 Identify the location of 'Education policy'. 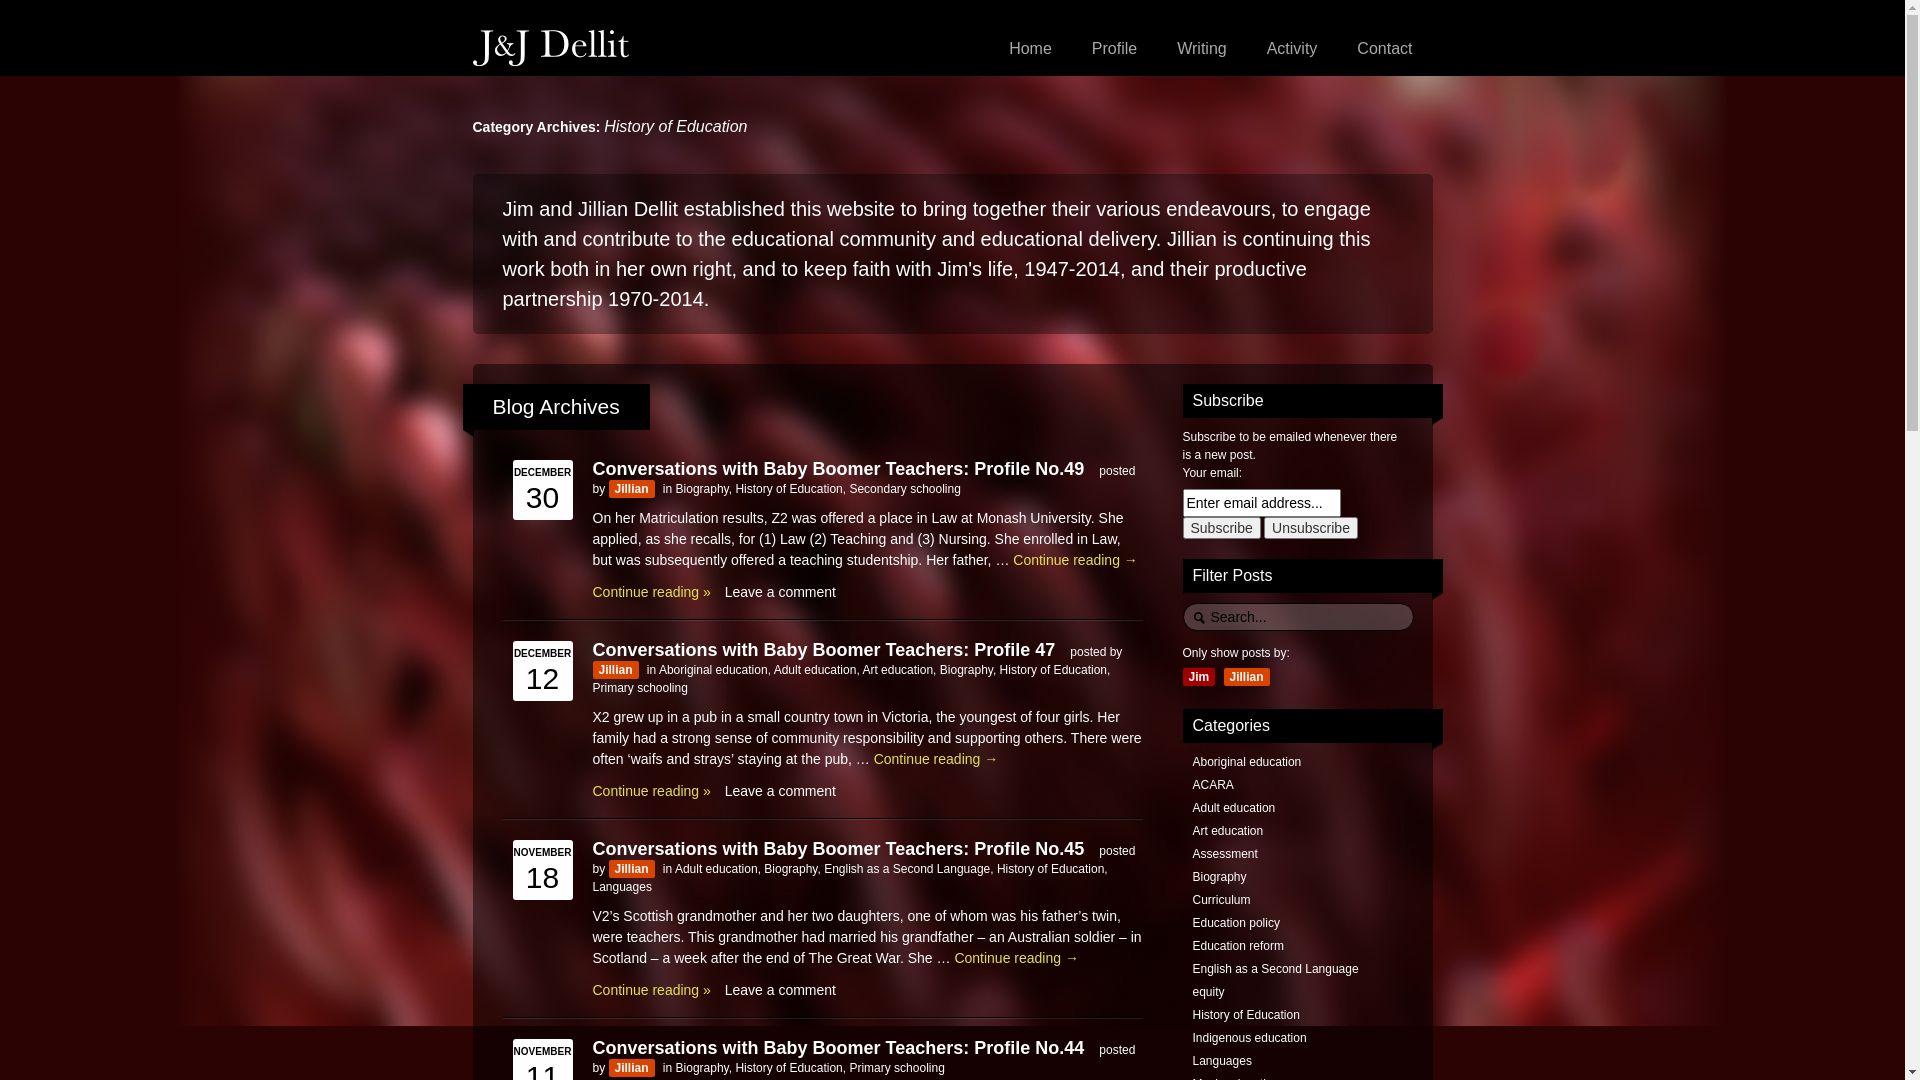
(1234, 922).